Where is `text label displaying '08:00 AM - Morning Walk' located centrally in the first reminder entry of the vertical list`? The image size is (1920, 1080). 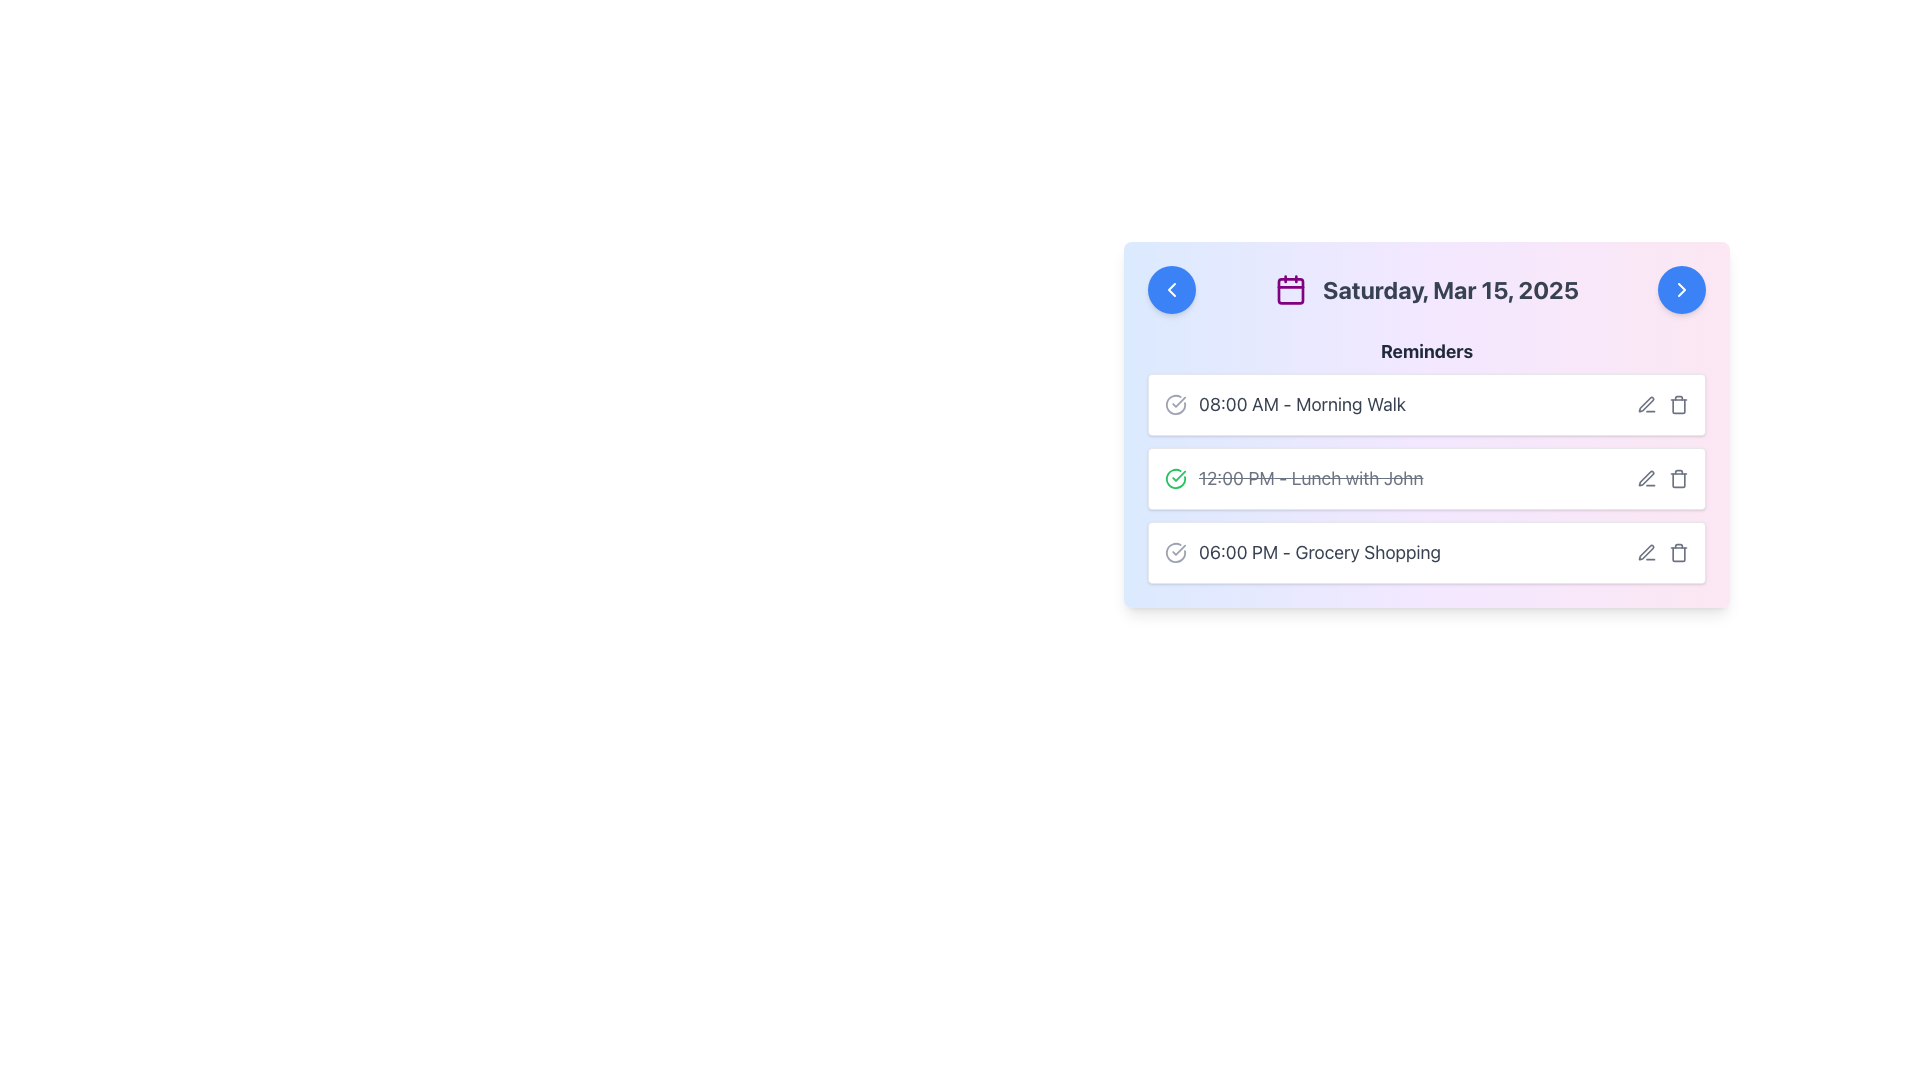 text label displaying '08:00 AM - Morning Walk' located centrally in the first reminder entry of the vertical list is located at coordinates (1302, 405).